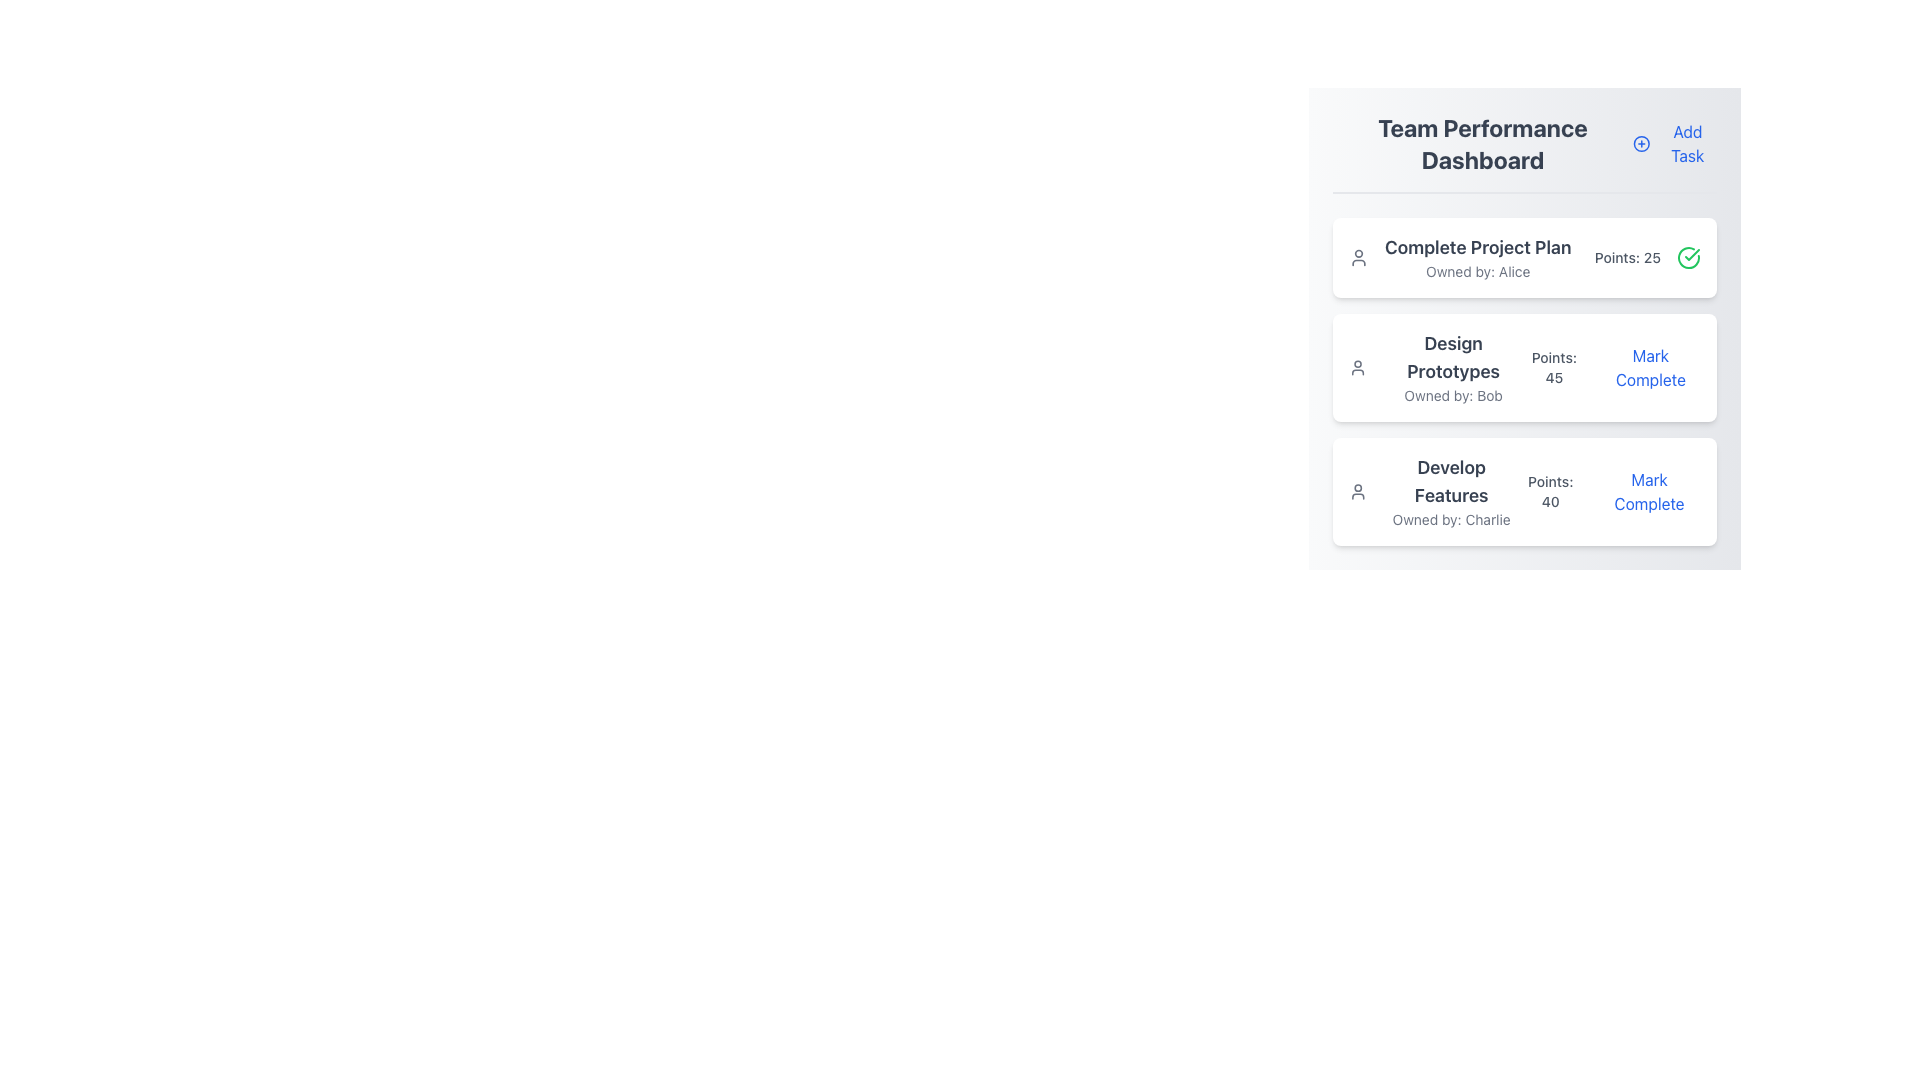 Image resolution: width=1920 pixels, height=1080 pixels. Describe the element at coordinates (1358, 492) in the screenshot. I see `the leftmost icon in the third item labeled 'Develop Features' in the 'Team Performance Dashboard' panel` at that location.